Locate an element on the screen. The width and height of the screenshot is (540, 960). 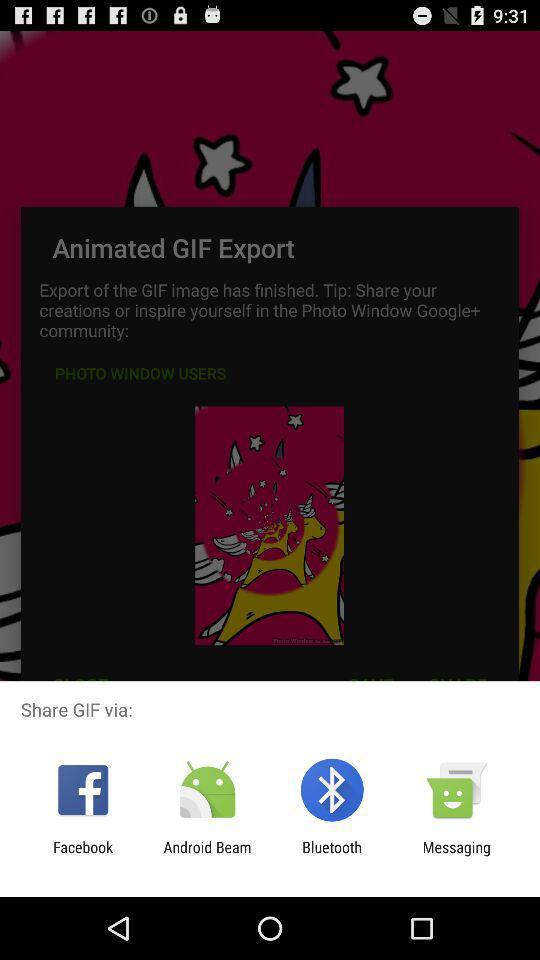
the item to the right of facebook item is located at coordinates (206, 855).